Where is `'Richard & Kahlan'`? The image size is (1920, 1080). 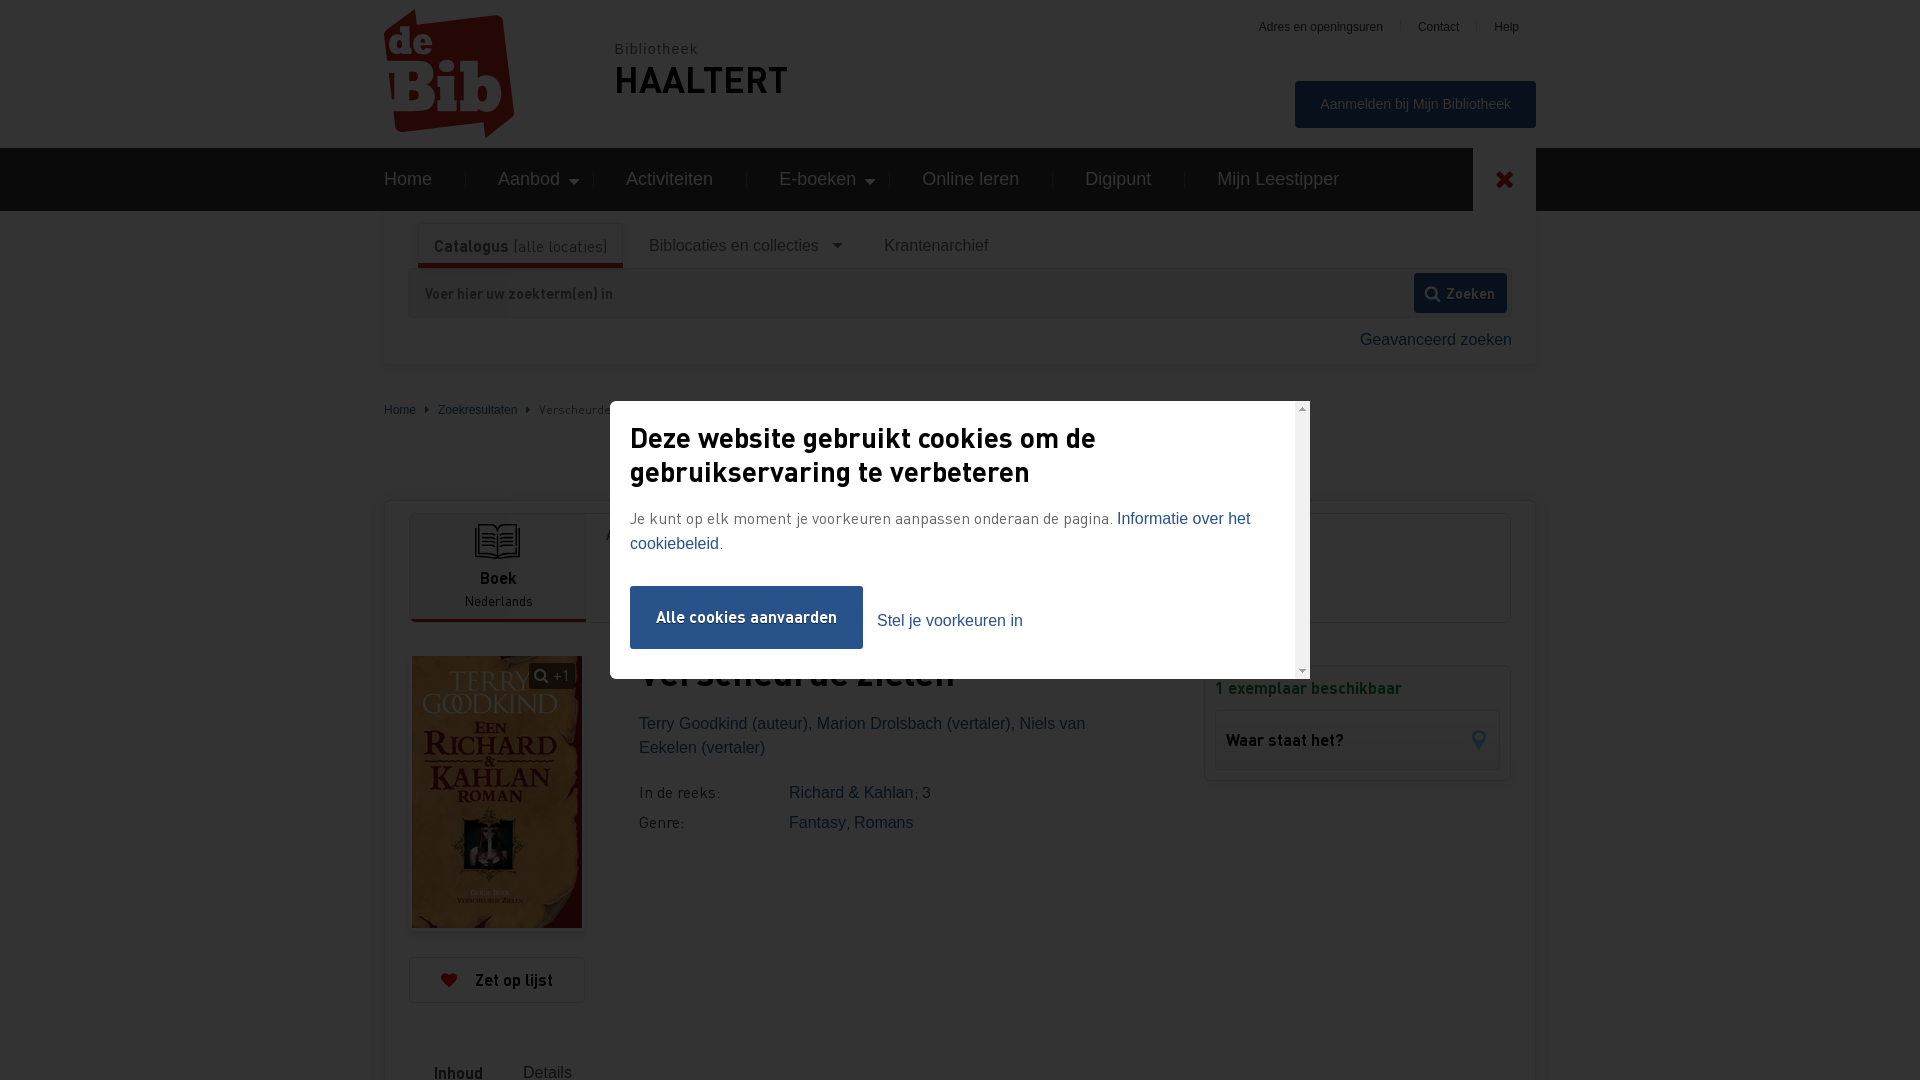
'Richard & Kahlan' is located at coordinates (787, 791).